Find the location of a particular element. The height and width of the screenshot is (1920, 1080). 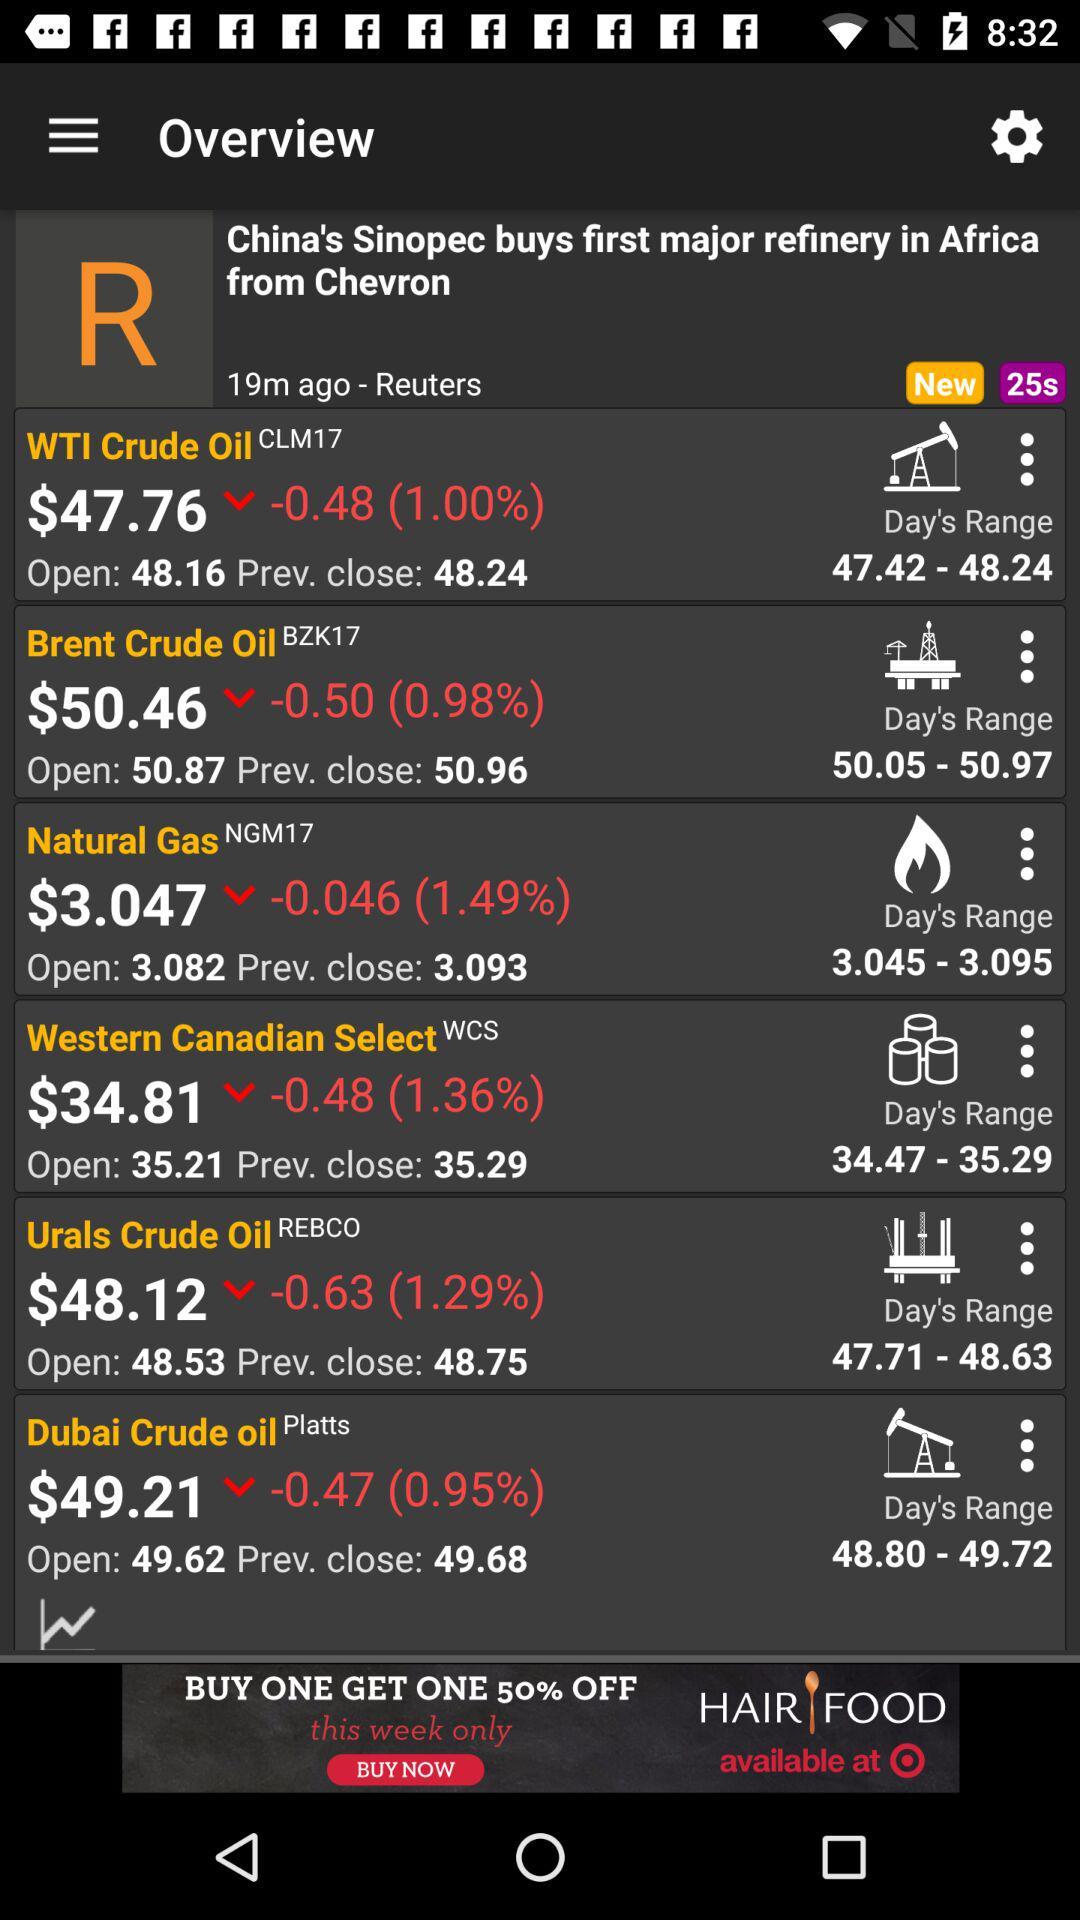

options is located at coordinates (1027, 853).